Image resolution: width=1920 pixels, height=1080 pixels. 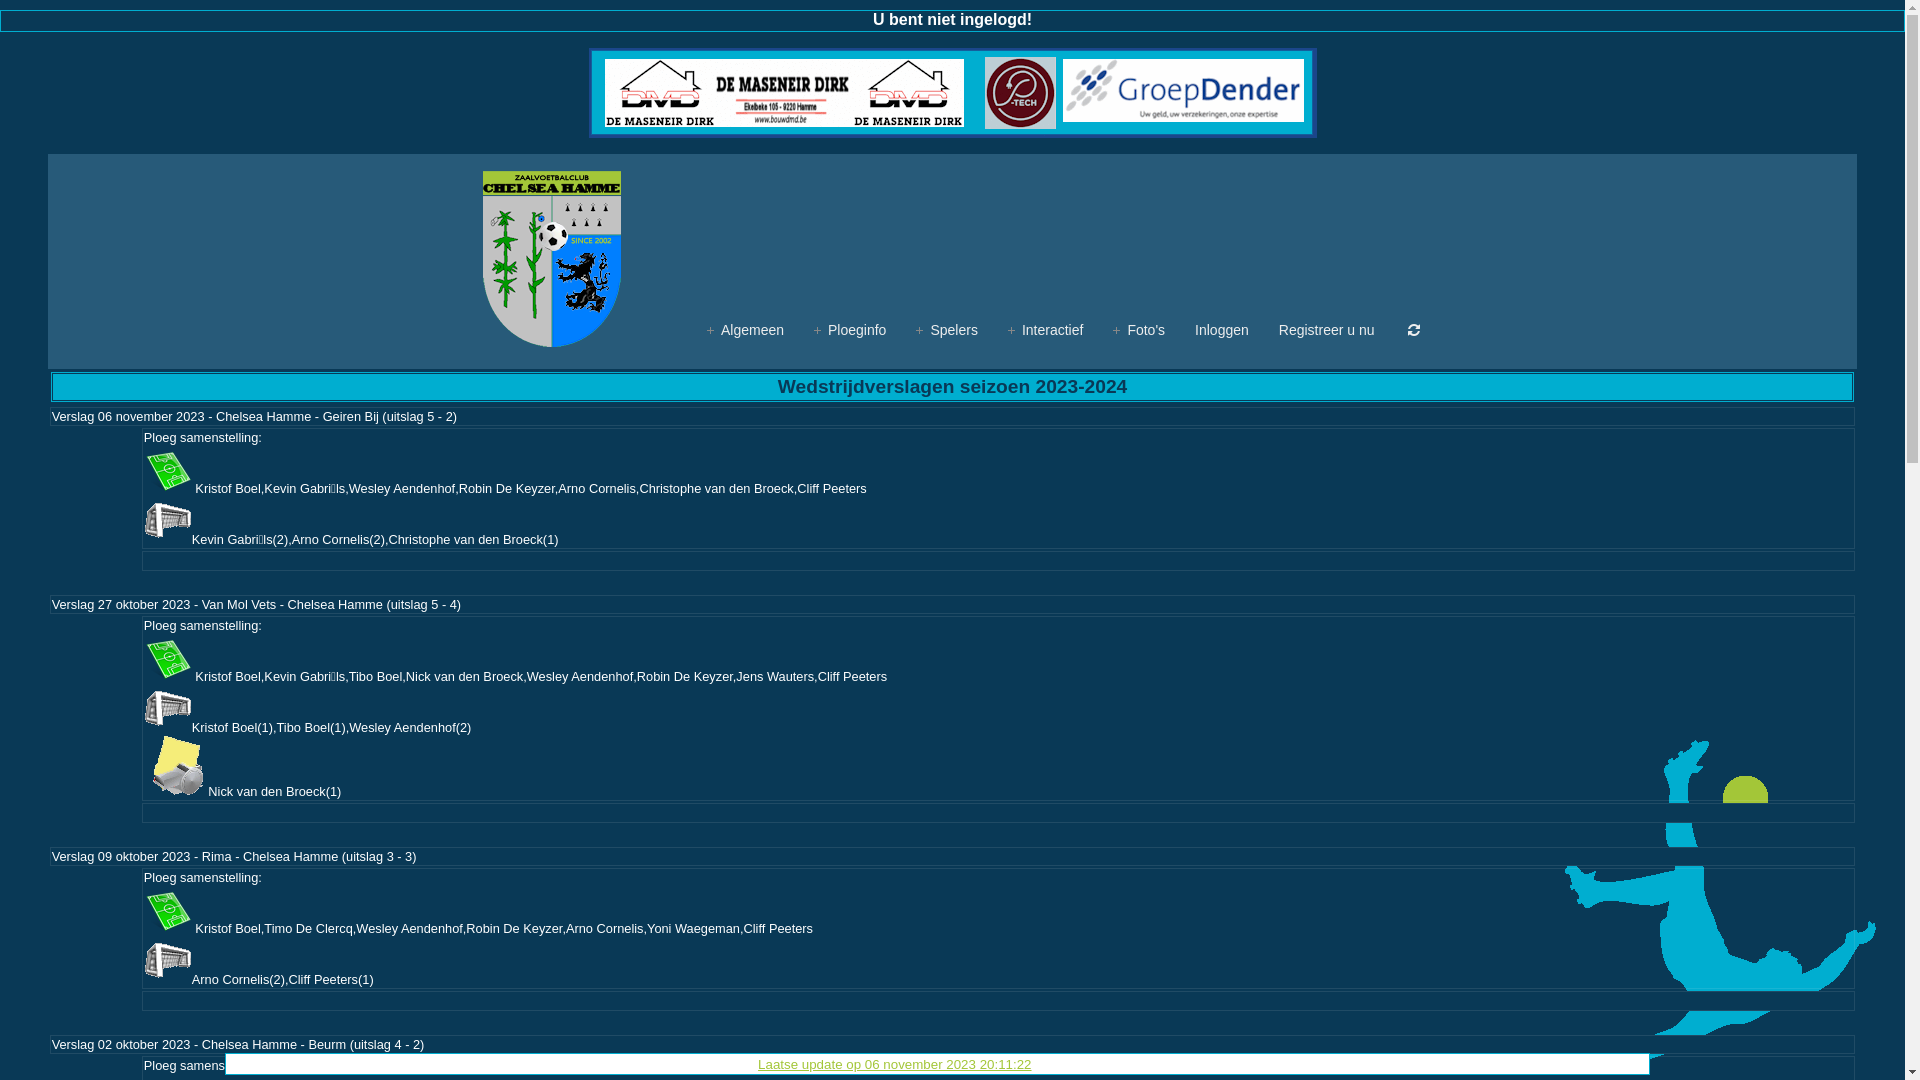 I want to click on 'Interactief', so click(x=1008, y=329).